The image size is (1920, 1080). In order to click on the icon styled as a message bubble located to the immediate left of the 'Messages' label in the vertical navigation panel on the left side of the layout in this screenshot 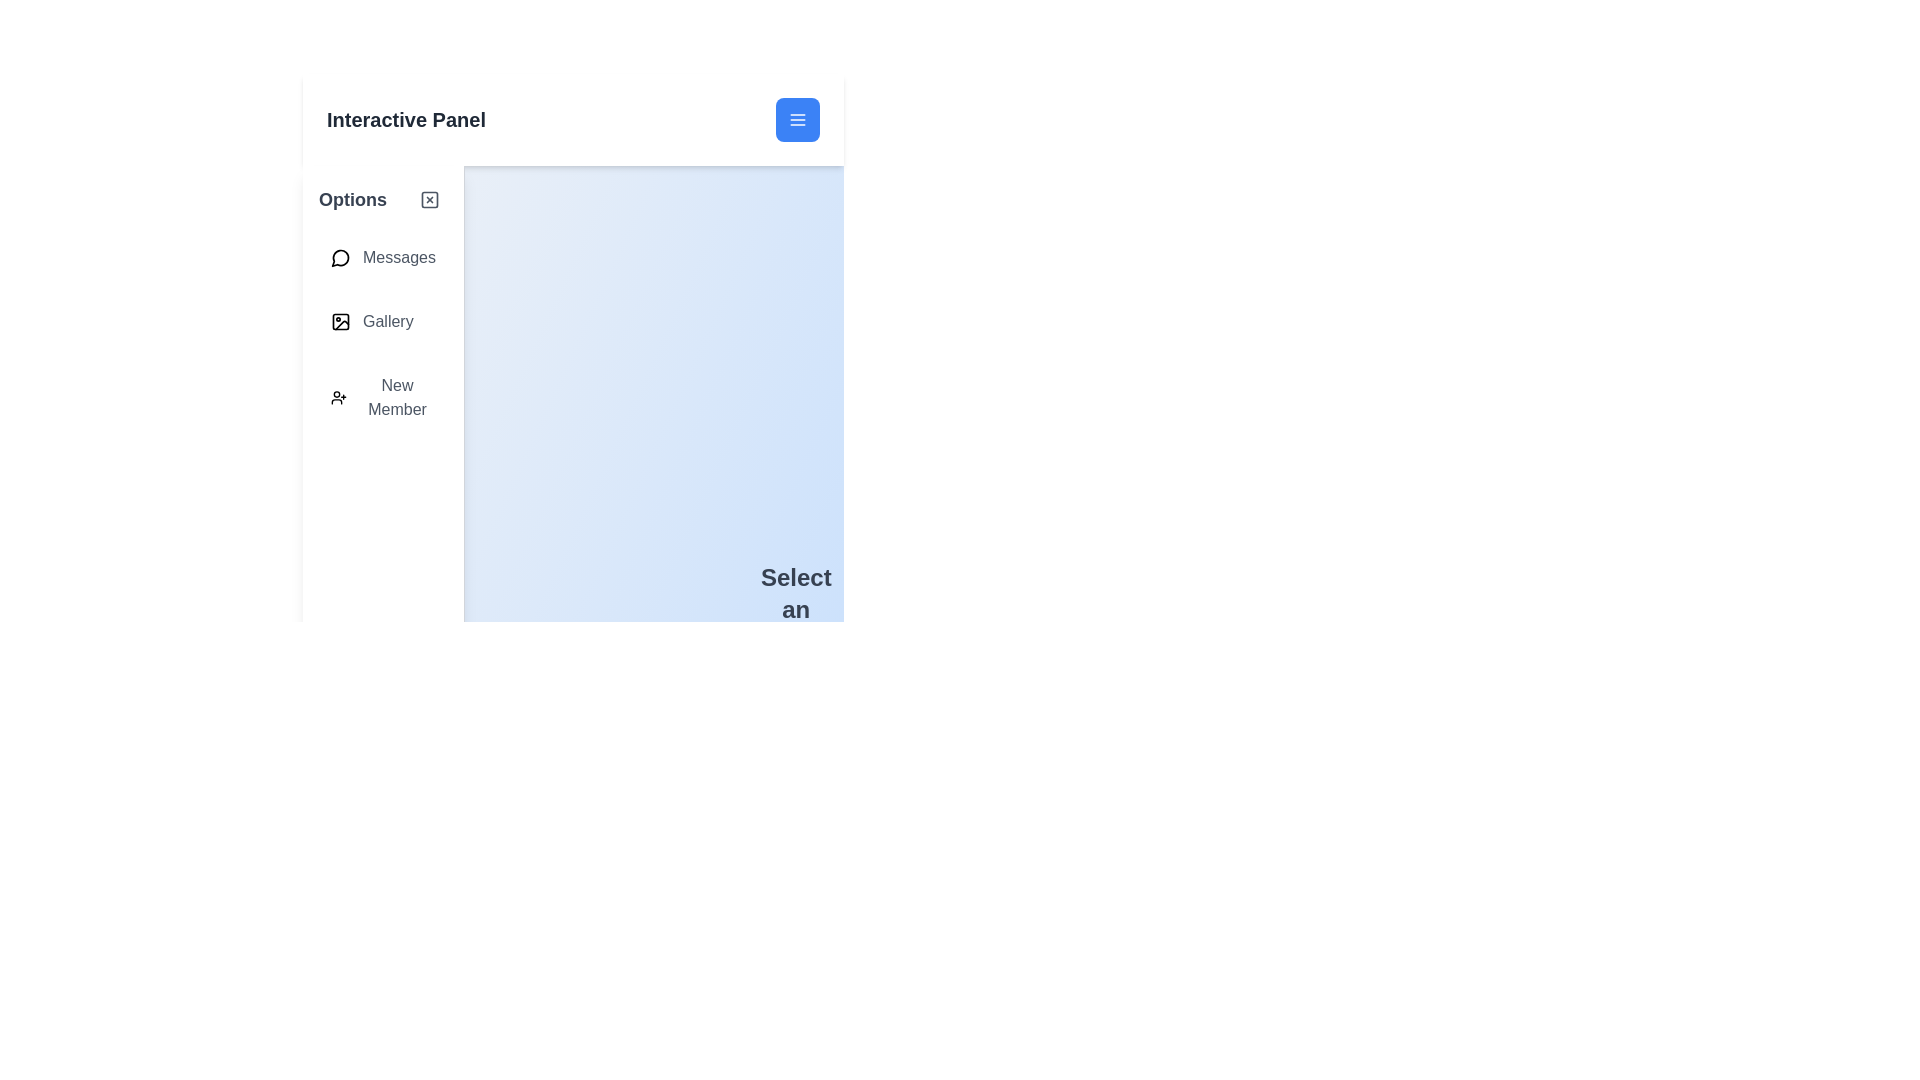, I will do `click(340, 257)`.